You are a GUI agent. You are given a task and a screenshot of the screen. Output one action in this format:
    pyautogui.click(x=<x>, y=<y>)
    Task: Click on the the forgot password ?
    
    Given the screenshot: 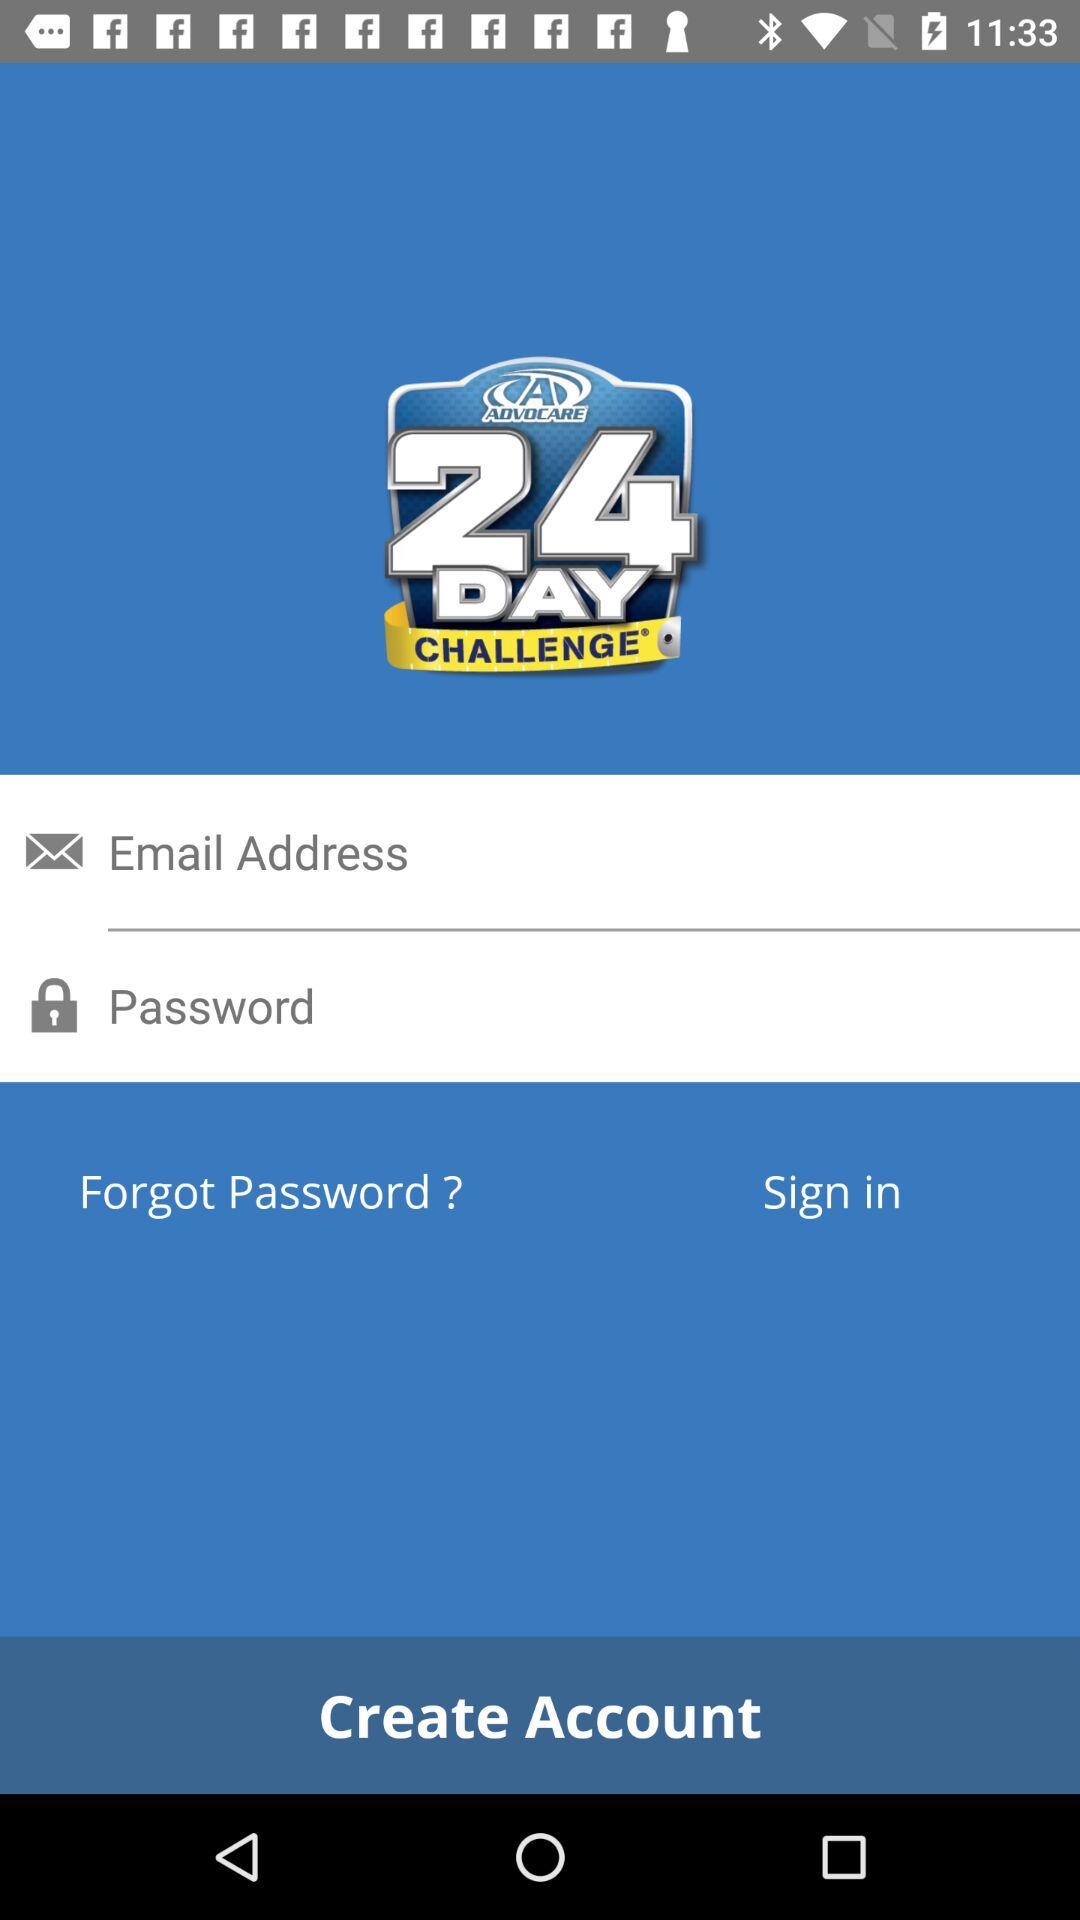 What is the action you would take?
    pyautogui.click(x=343, y=1190)
    